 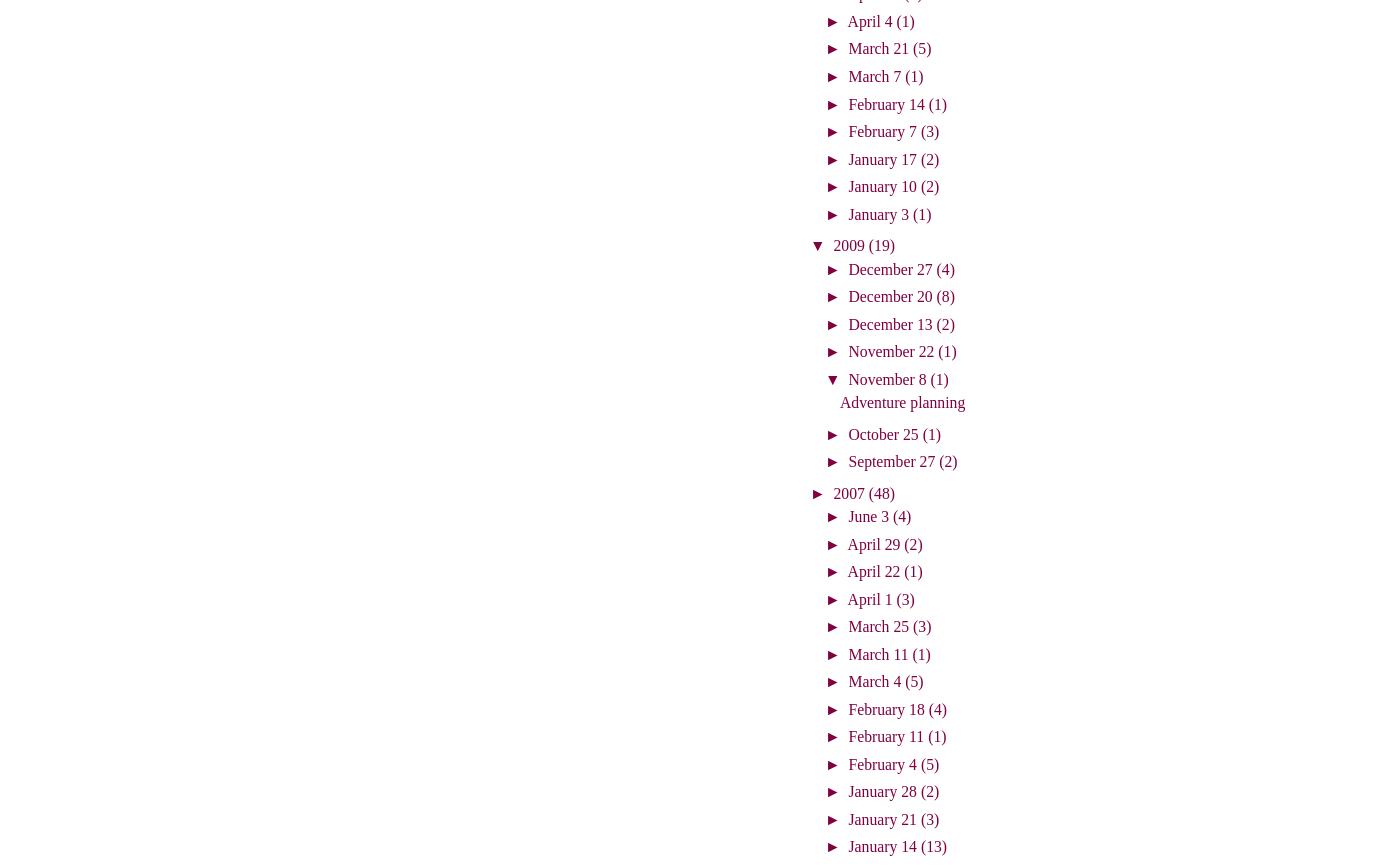 What do you see at coordinates (849, 492) in the screenshot?
I see `'2007'` at bounding box center [849, 492].